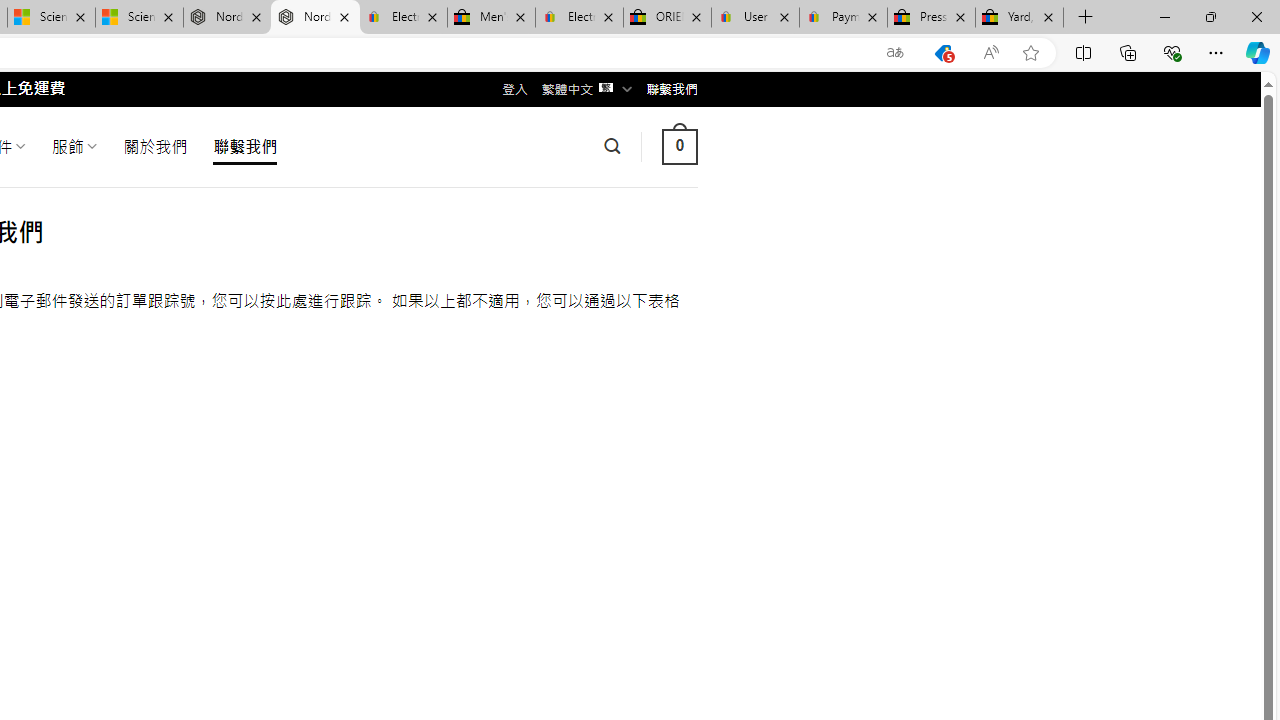 The width and height of the screenshot is (1280, 720). What do you see at coordinates (227, 17) in the screenshot?
I see `'Nordace - Summer Adventures 2024'` at bounding box center [227, 17].